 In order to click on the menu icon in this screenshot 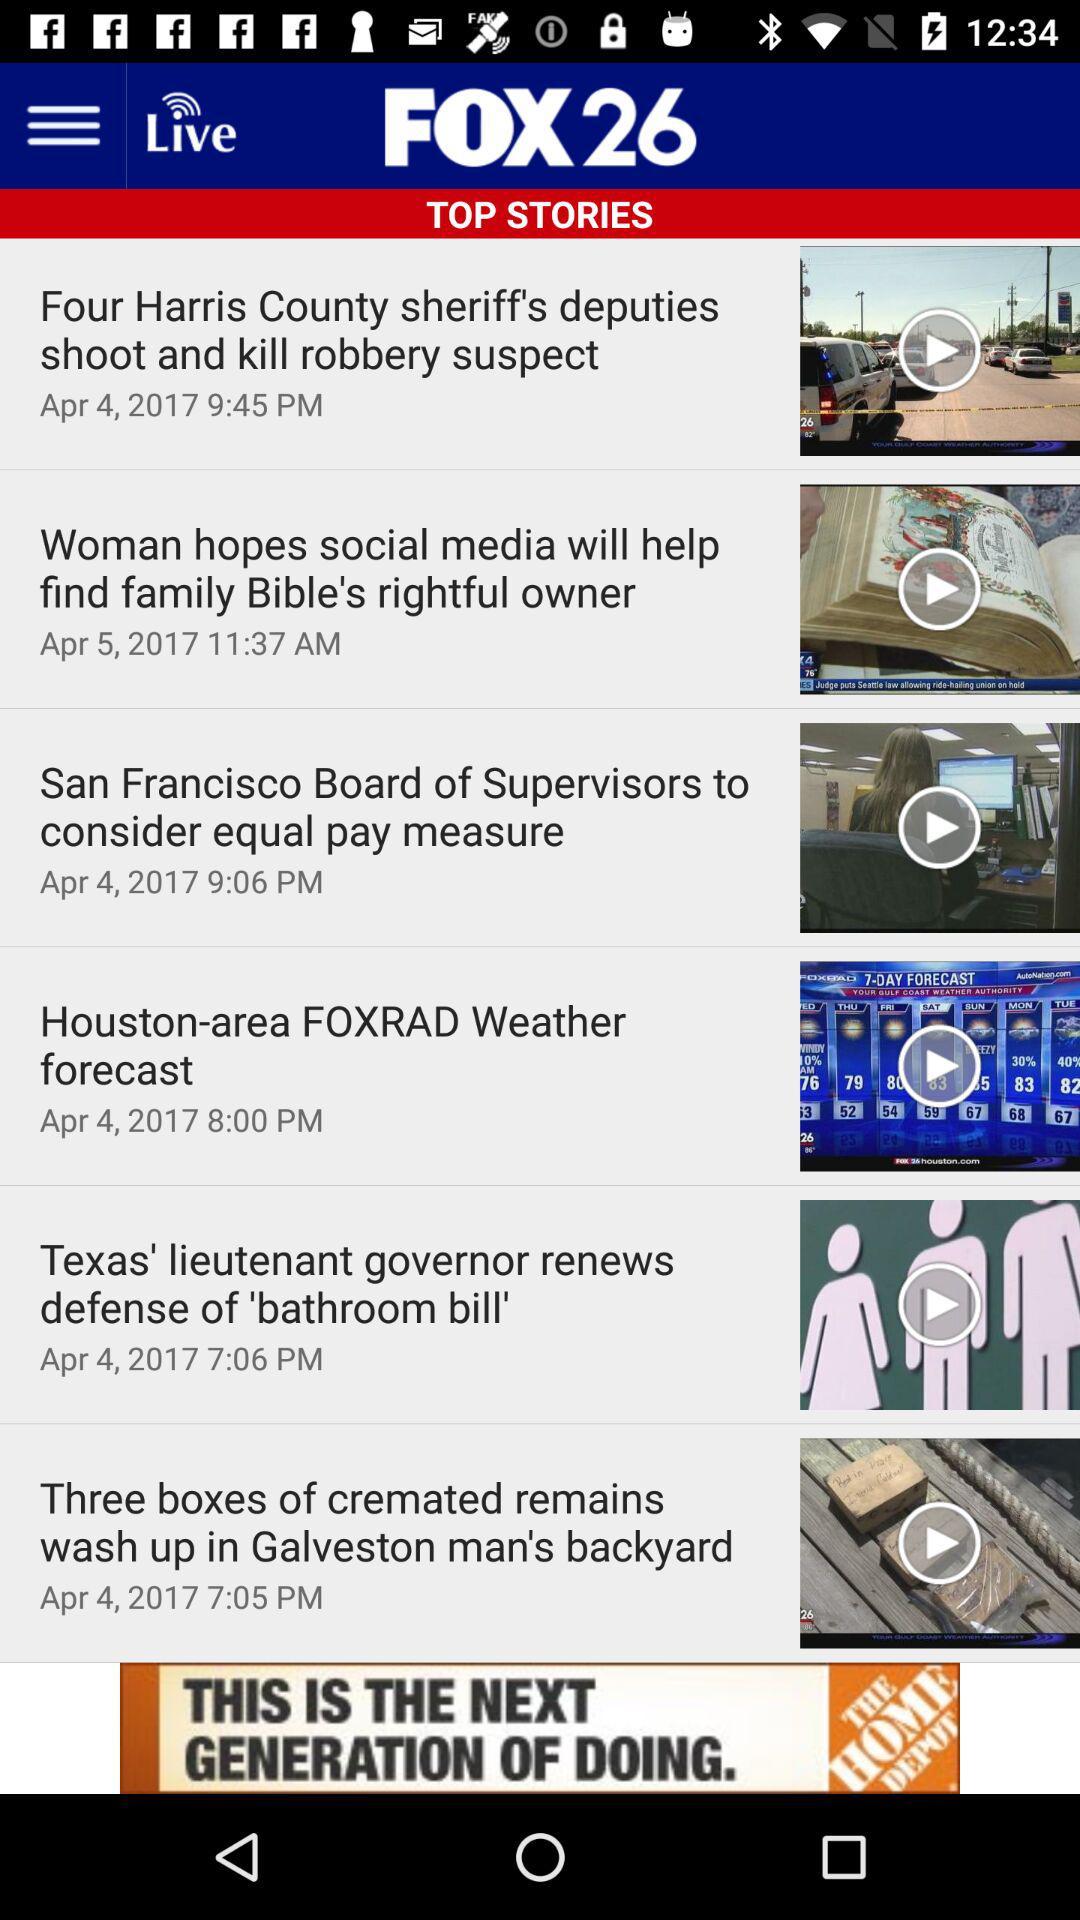, I will do `click(61, 124)`.